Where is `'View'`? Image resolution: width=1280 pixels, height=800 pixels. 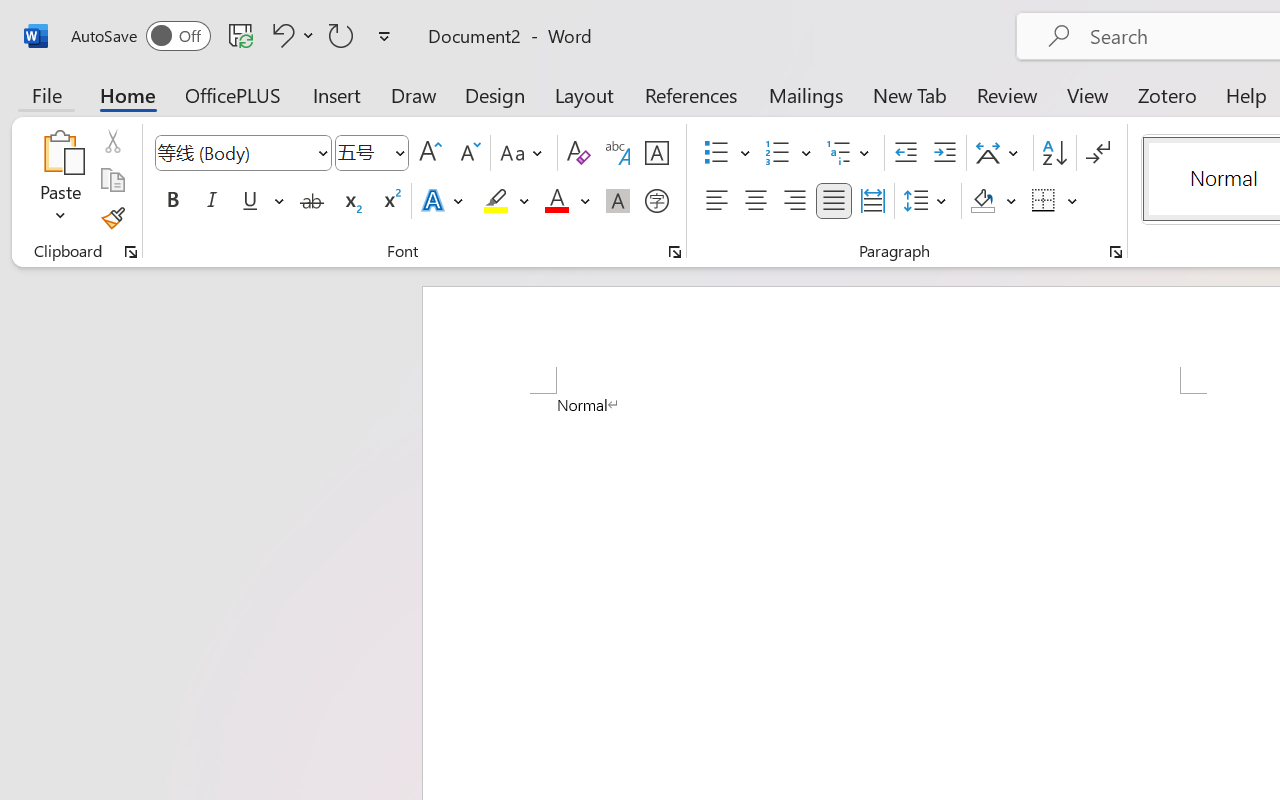
'View' is located at coordinates (1087, 94).